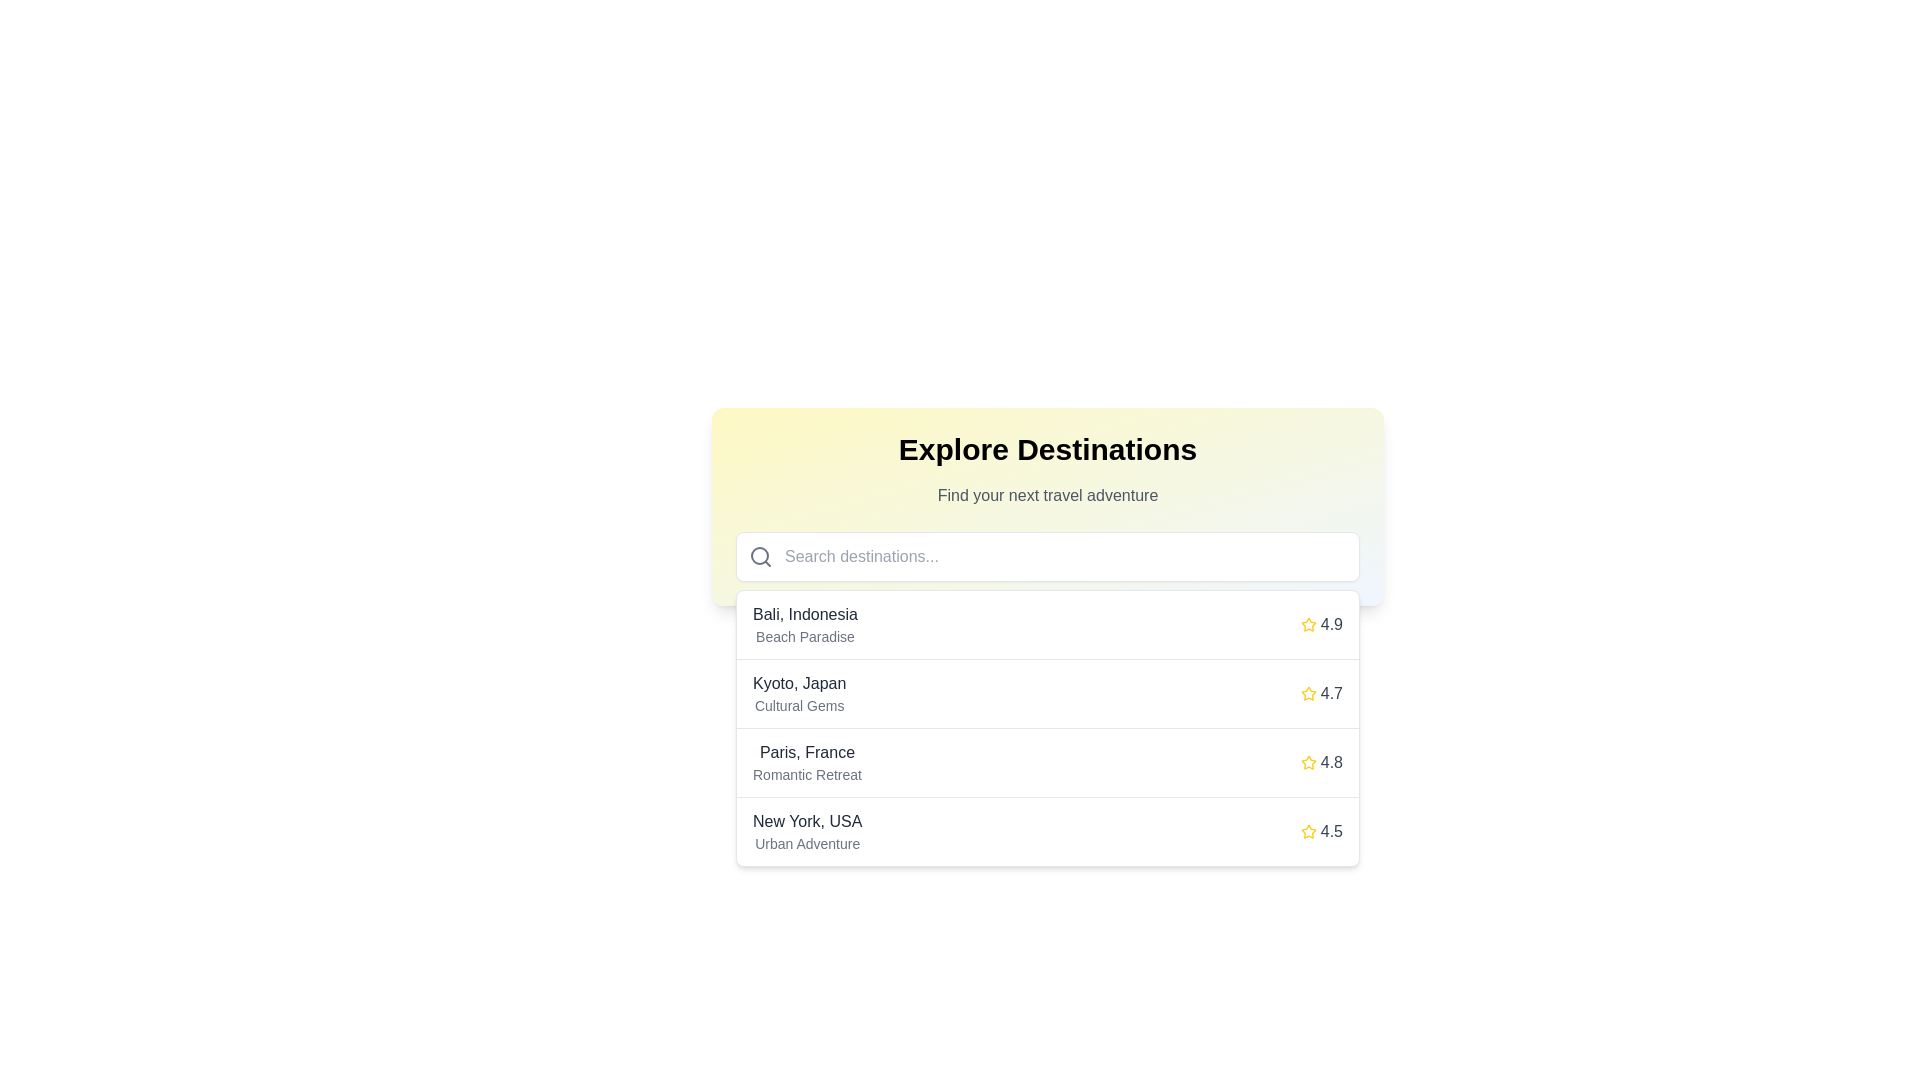 This screenshot has width=1920, height=1080. Describe the element at coordinates (1308, 832) in the screenshot. I see `the star icon representing the rating for 'New York, USA', which is located to the left of the numerical rating '4.5'` at that location.